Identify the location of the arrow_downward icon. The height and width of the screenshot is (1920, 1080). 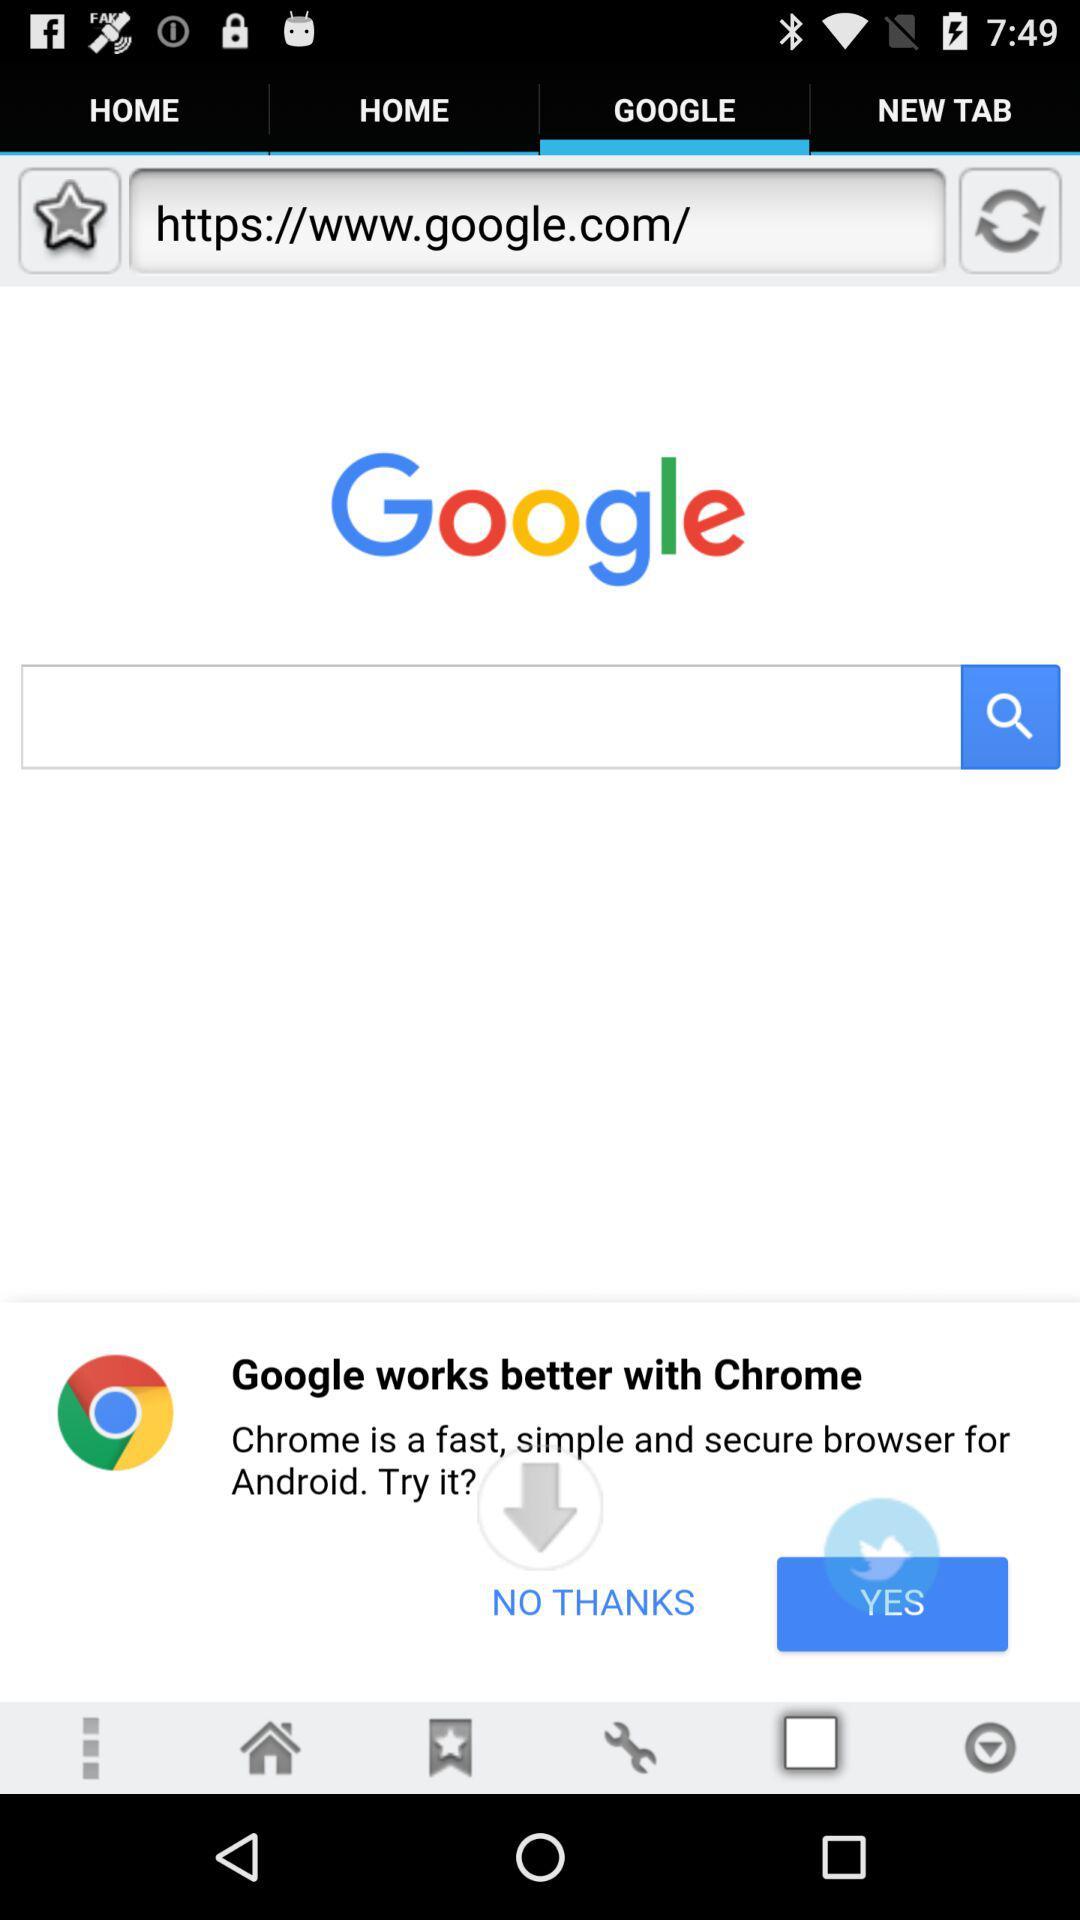
(540, 1613).